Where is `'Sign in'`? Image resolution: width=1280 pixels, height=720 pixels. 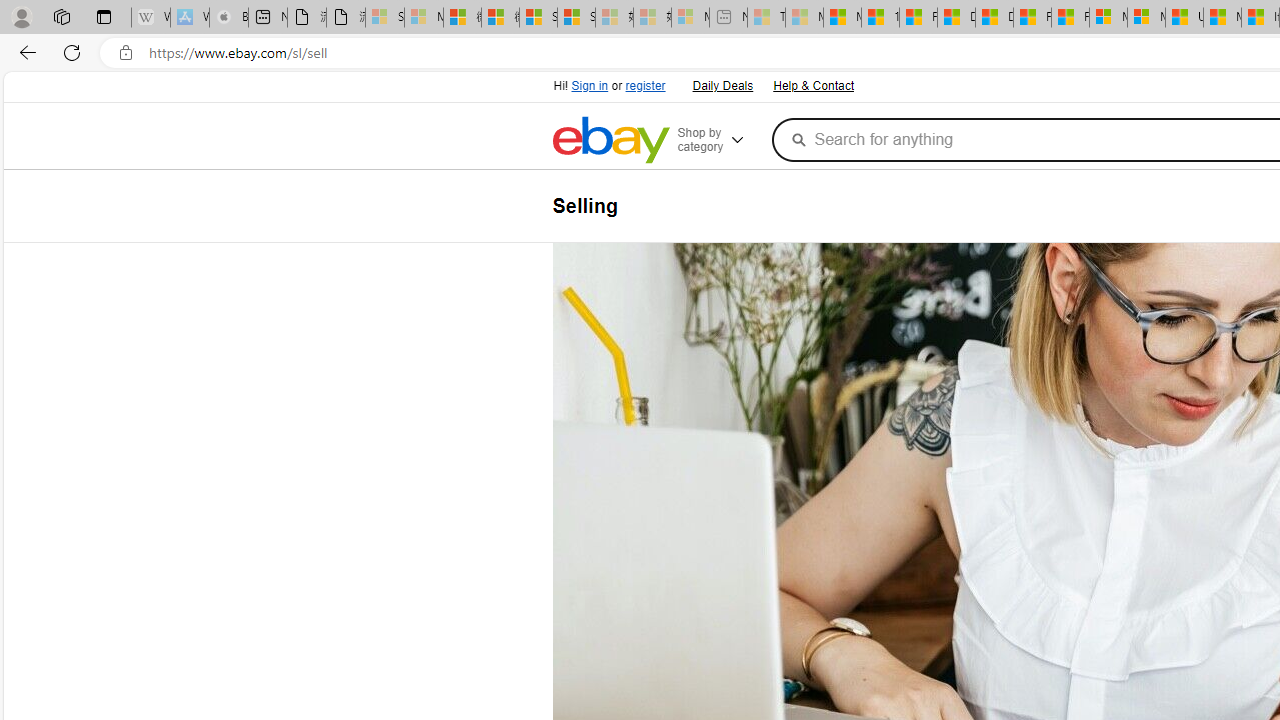 'Sign in' is located at coordinates (589, 85).